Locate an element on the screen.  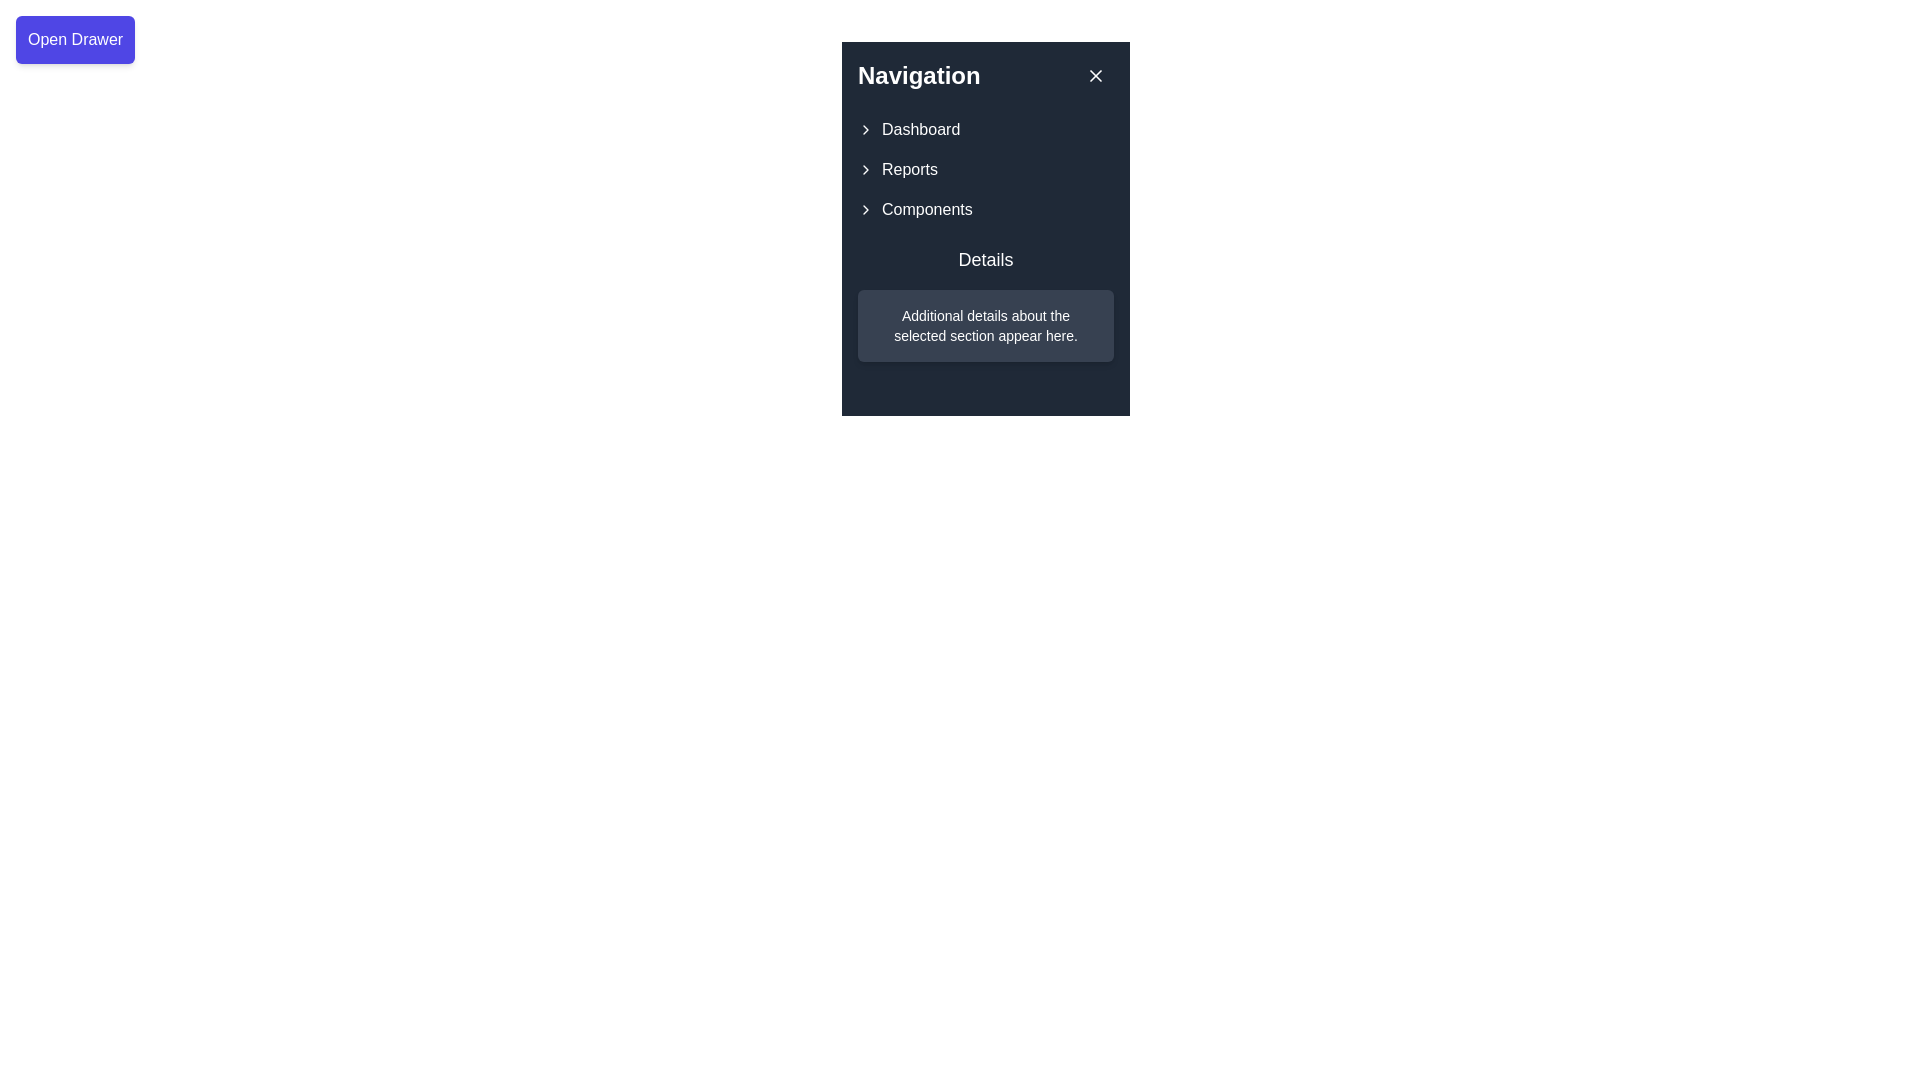
the navigational list containing 'Dashboard', 'Reports', and 'Components' is located at coordinates (985, 168).